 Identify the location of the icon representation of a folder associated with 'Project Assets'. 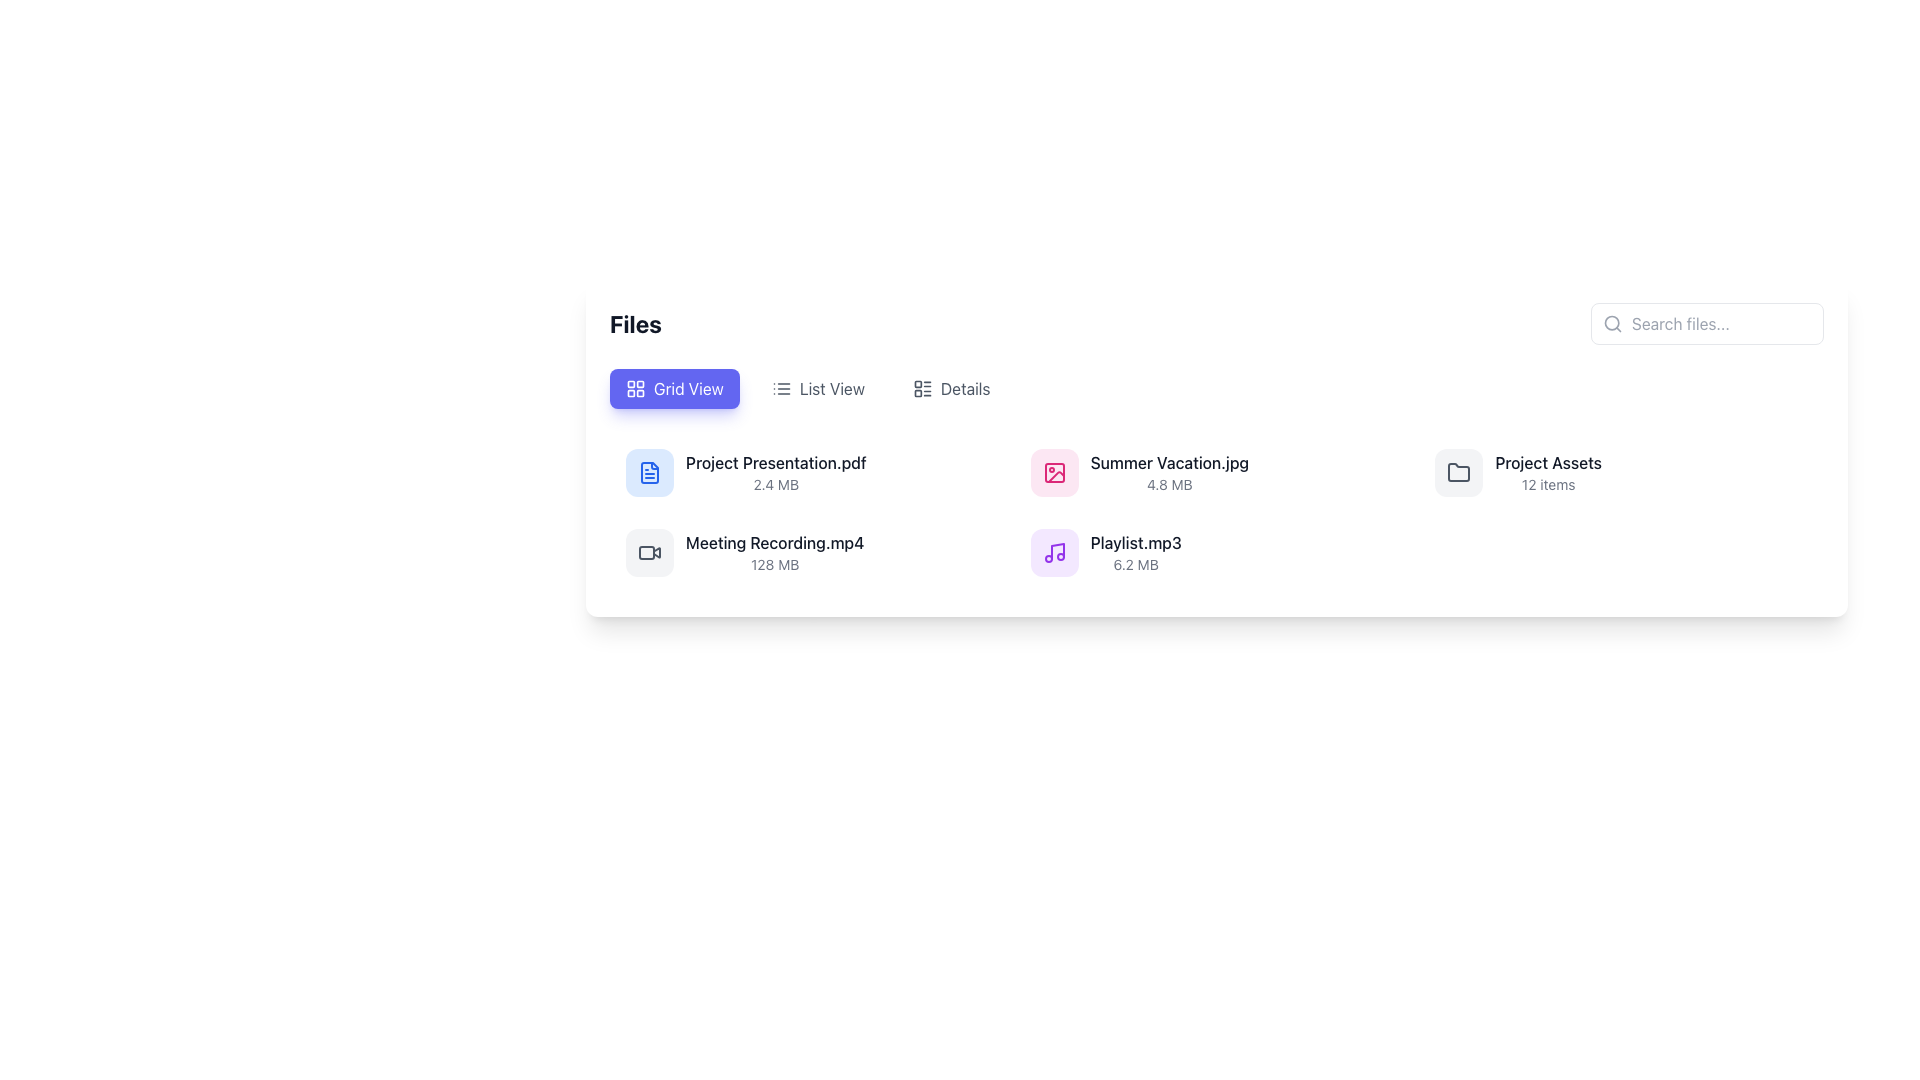
(1459, 471).